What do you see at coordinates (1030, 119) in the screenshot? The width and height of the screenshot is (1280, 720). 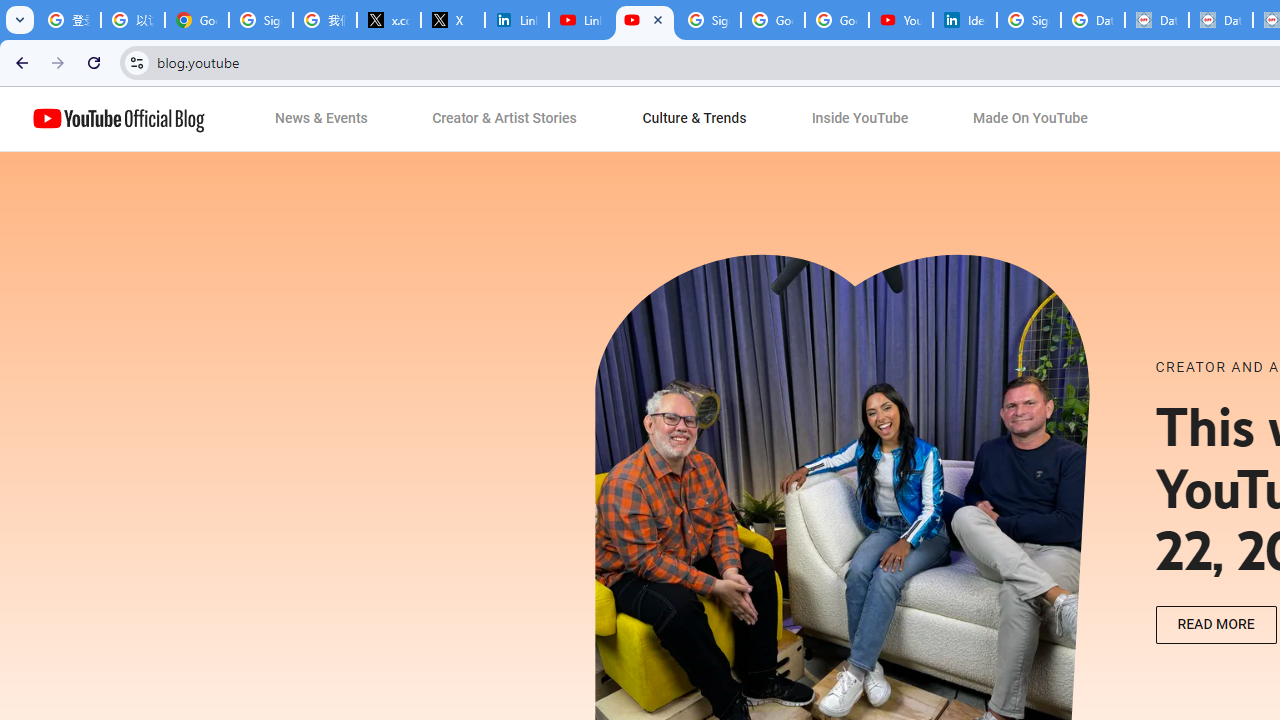 I see `'Made On YouTube'` at bounding box center [1030, 119].